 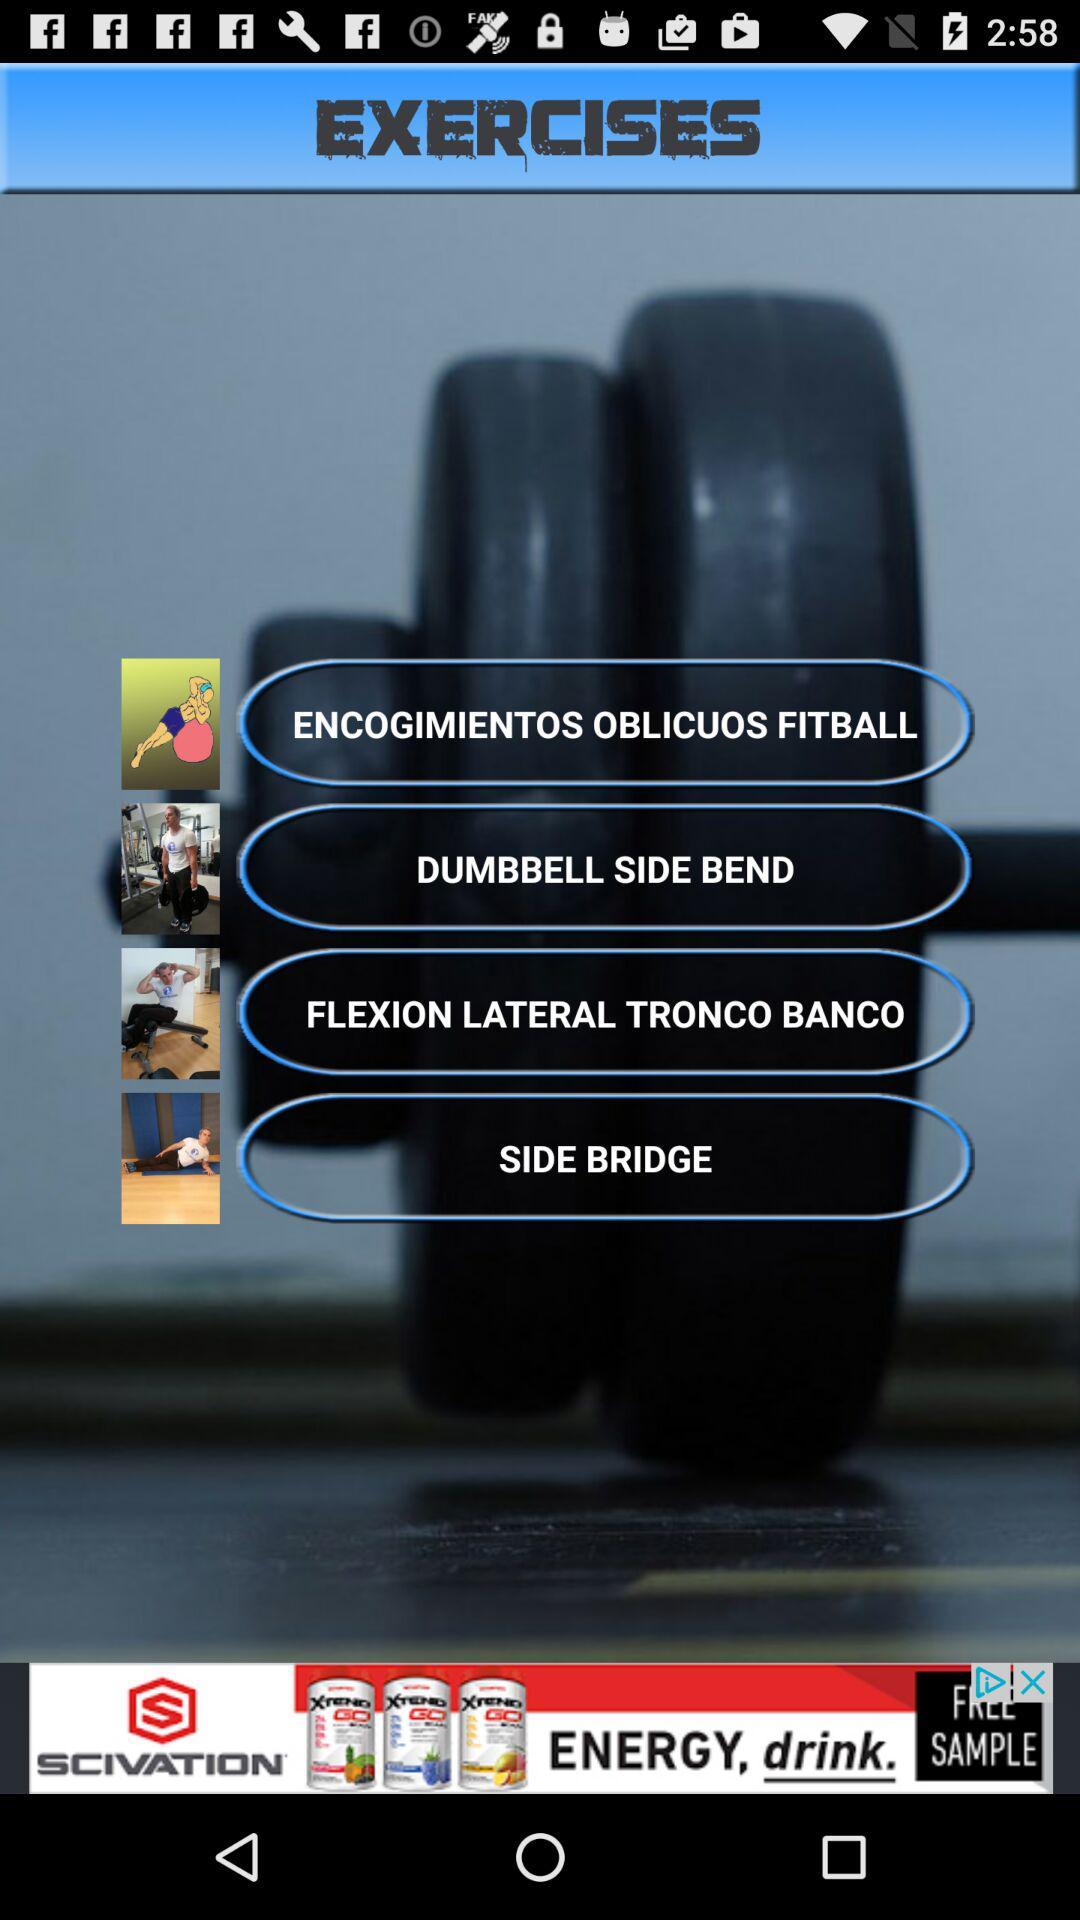 I want to click on banner, so click(x=540, y=1727).